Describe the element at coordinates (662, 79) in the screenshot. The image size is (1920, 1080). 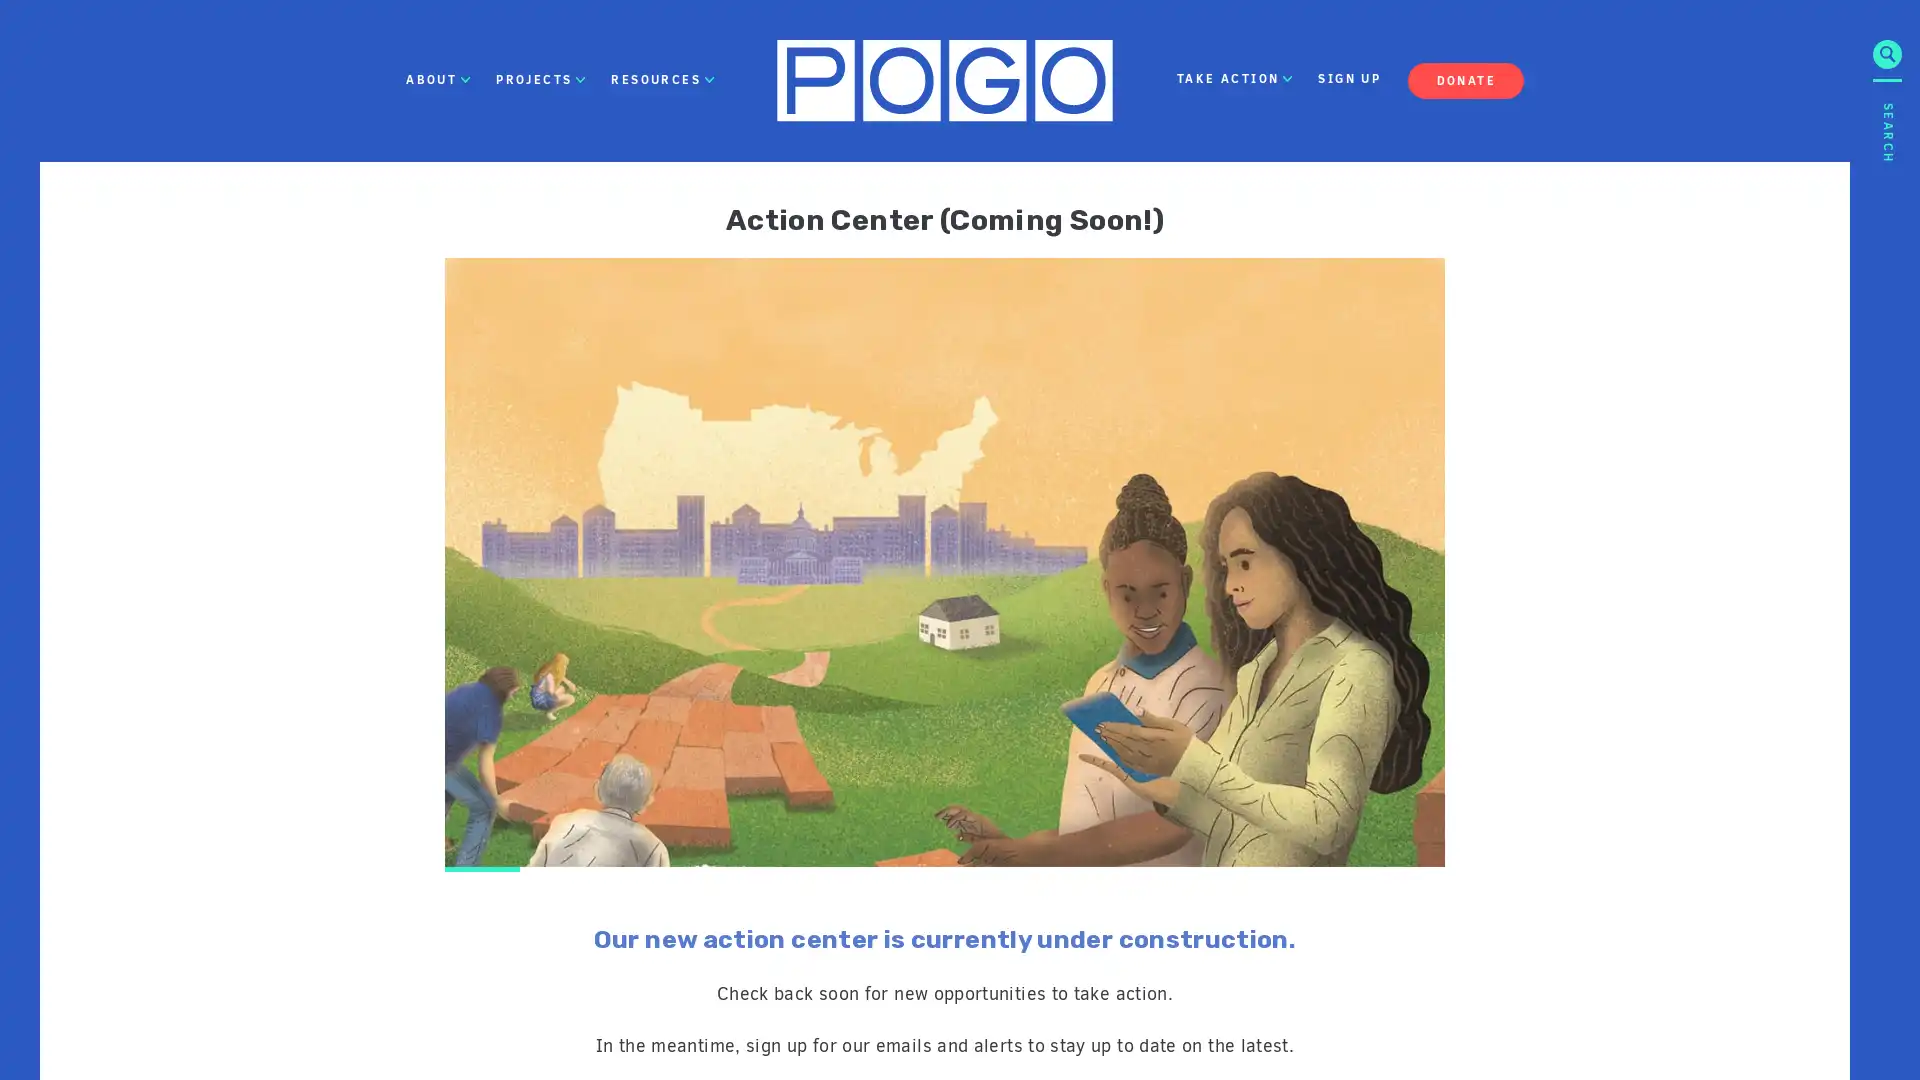
I see `RESOURCES` at that location.